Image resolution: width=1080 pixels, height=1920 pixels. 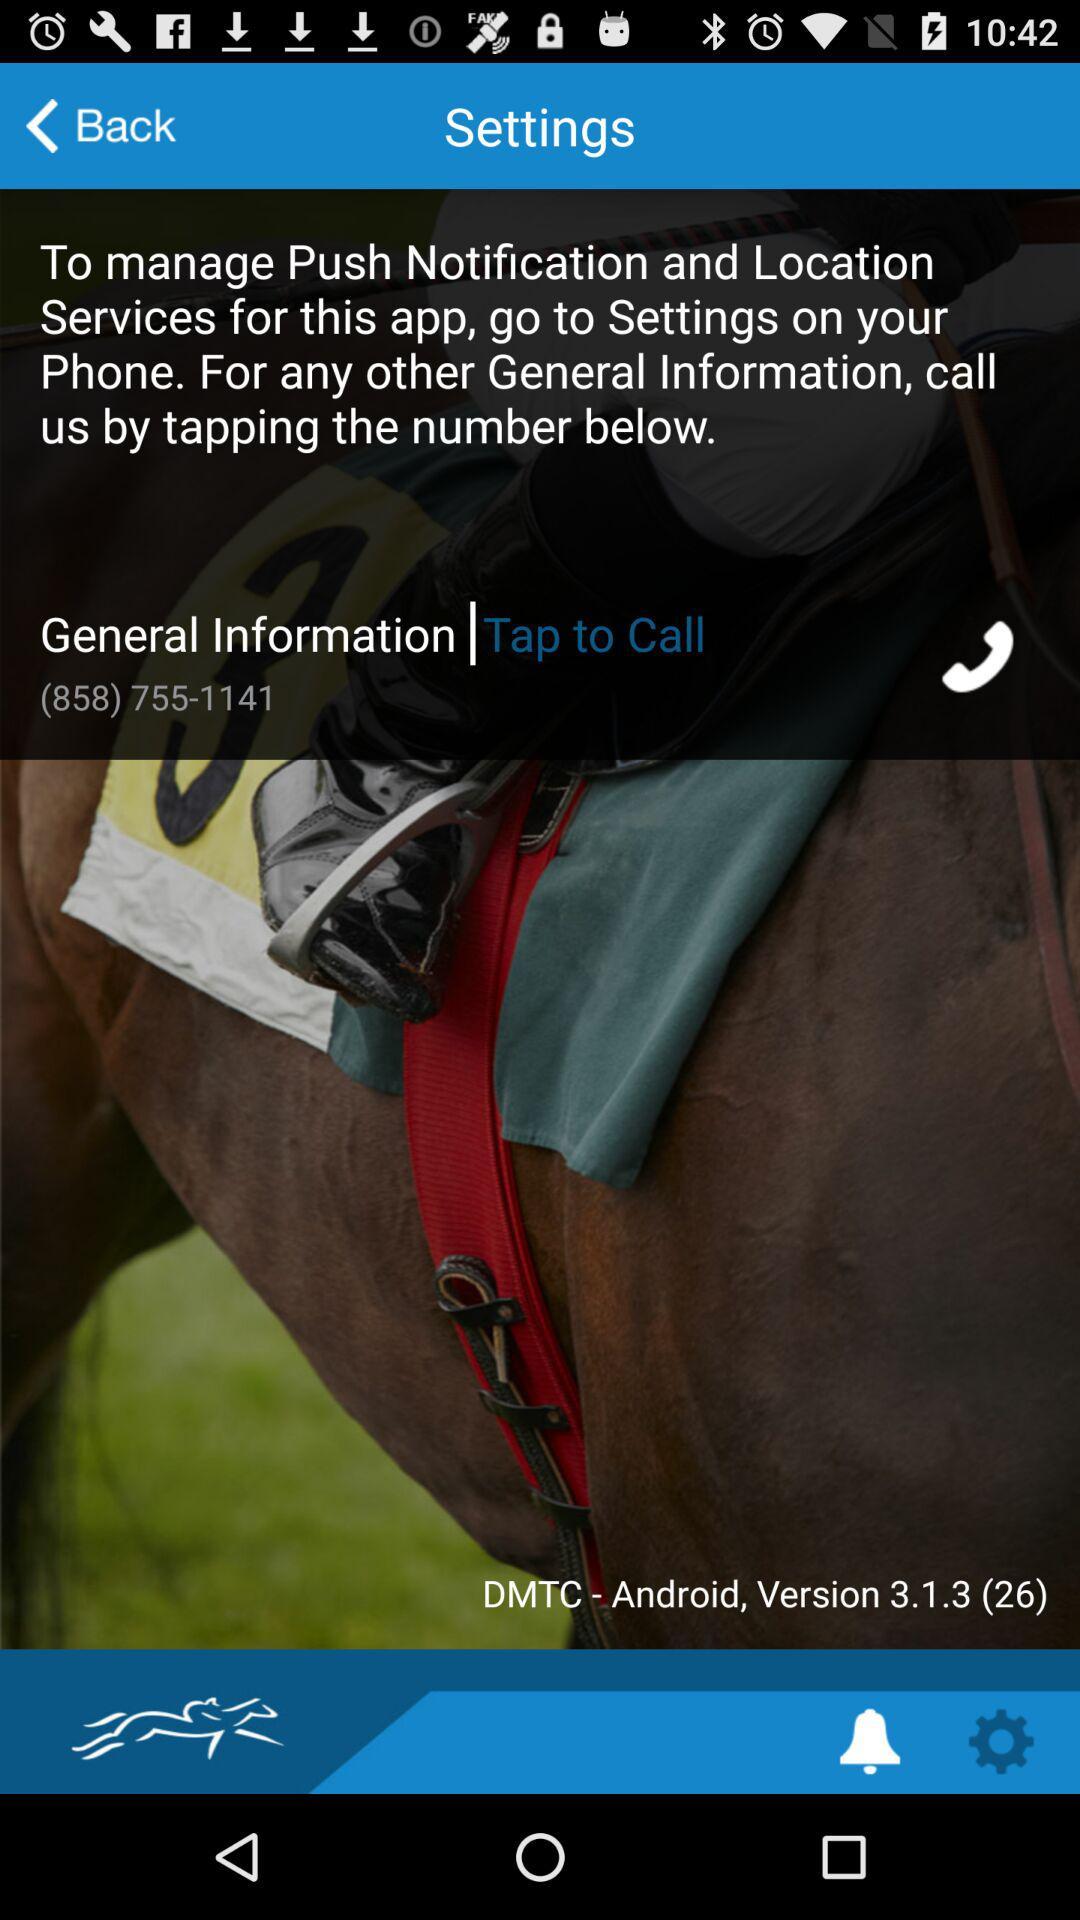 What do you see at coordinates (869, 1862) in the screenshot?
I see `the notifications icon` at bounding box center [869, 1862].